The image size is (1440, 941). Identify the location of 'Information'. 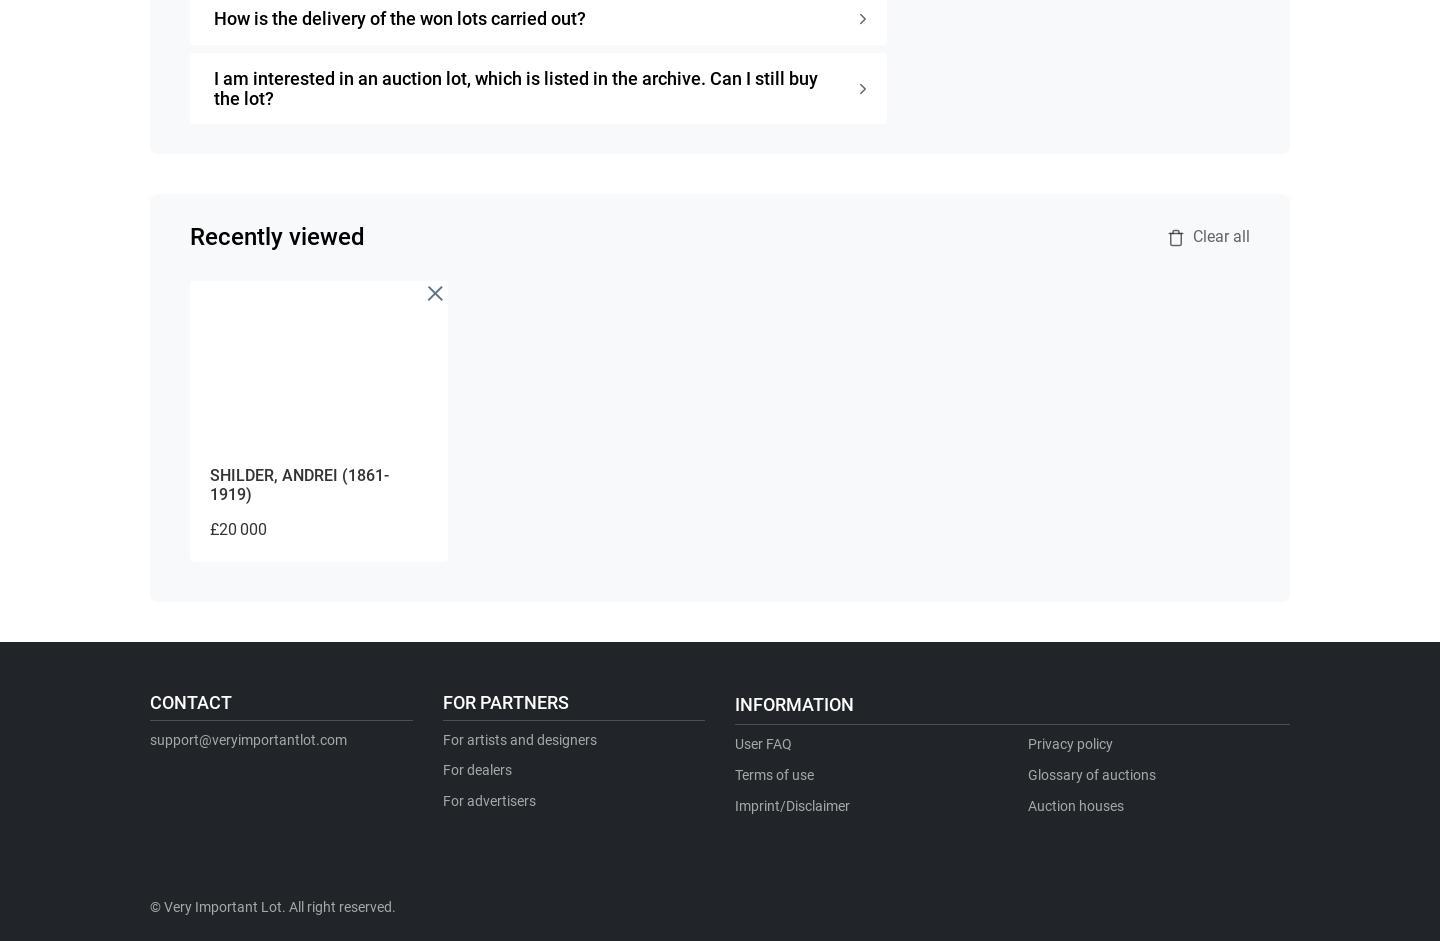
(794, 704).